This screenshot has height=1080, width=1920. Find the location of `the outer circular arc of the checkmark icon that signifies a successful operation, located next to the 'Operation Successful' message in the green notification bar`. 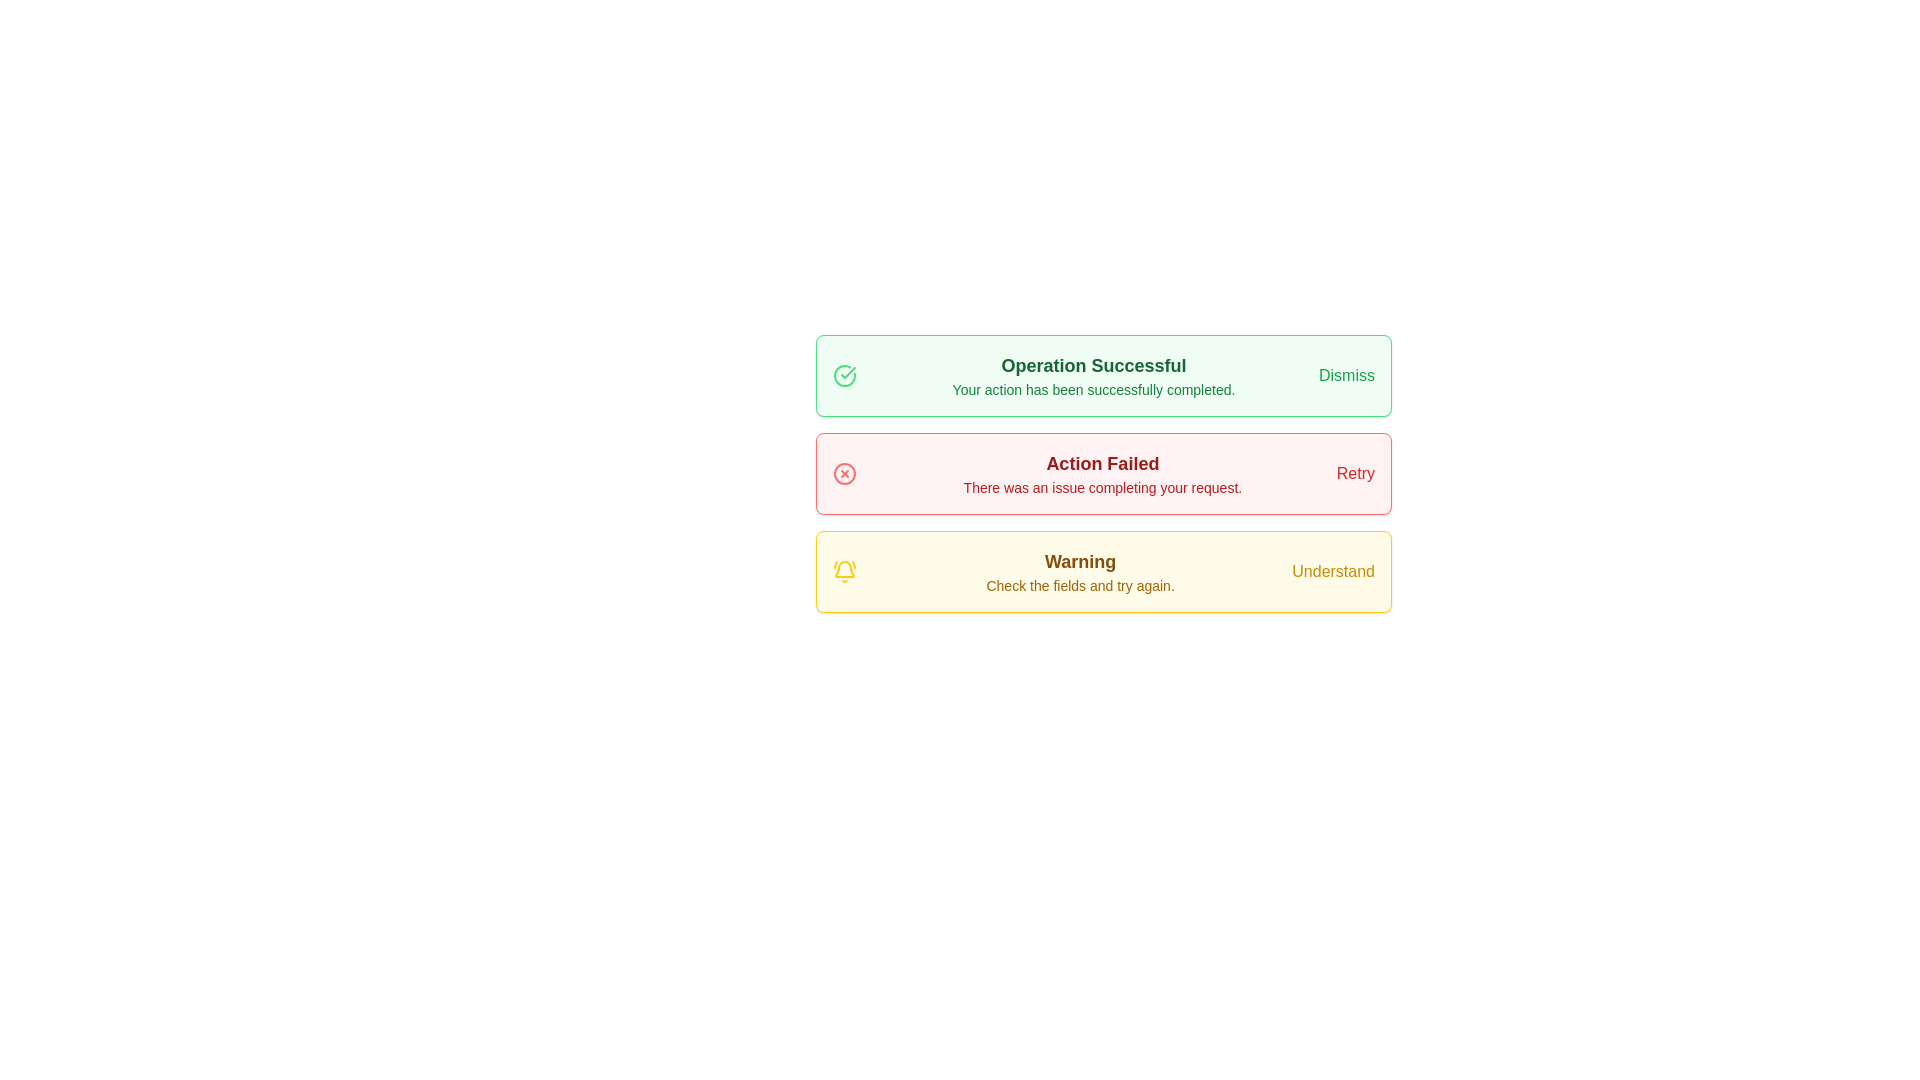

the outer circular arc of the checkmark icon that signifies a successful operation, located next to the 'Operation Successful' message in the green notification bar is located at coordinates (844, 375).